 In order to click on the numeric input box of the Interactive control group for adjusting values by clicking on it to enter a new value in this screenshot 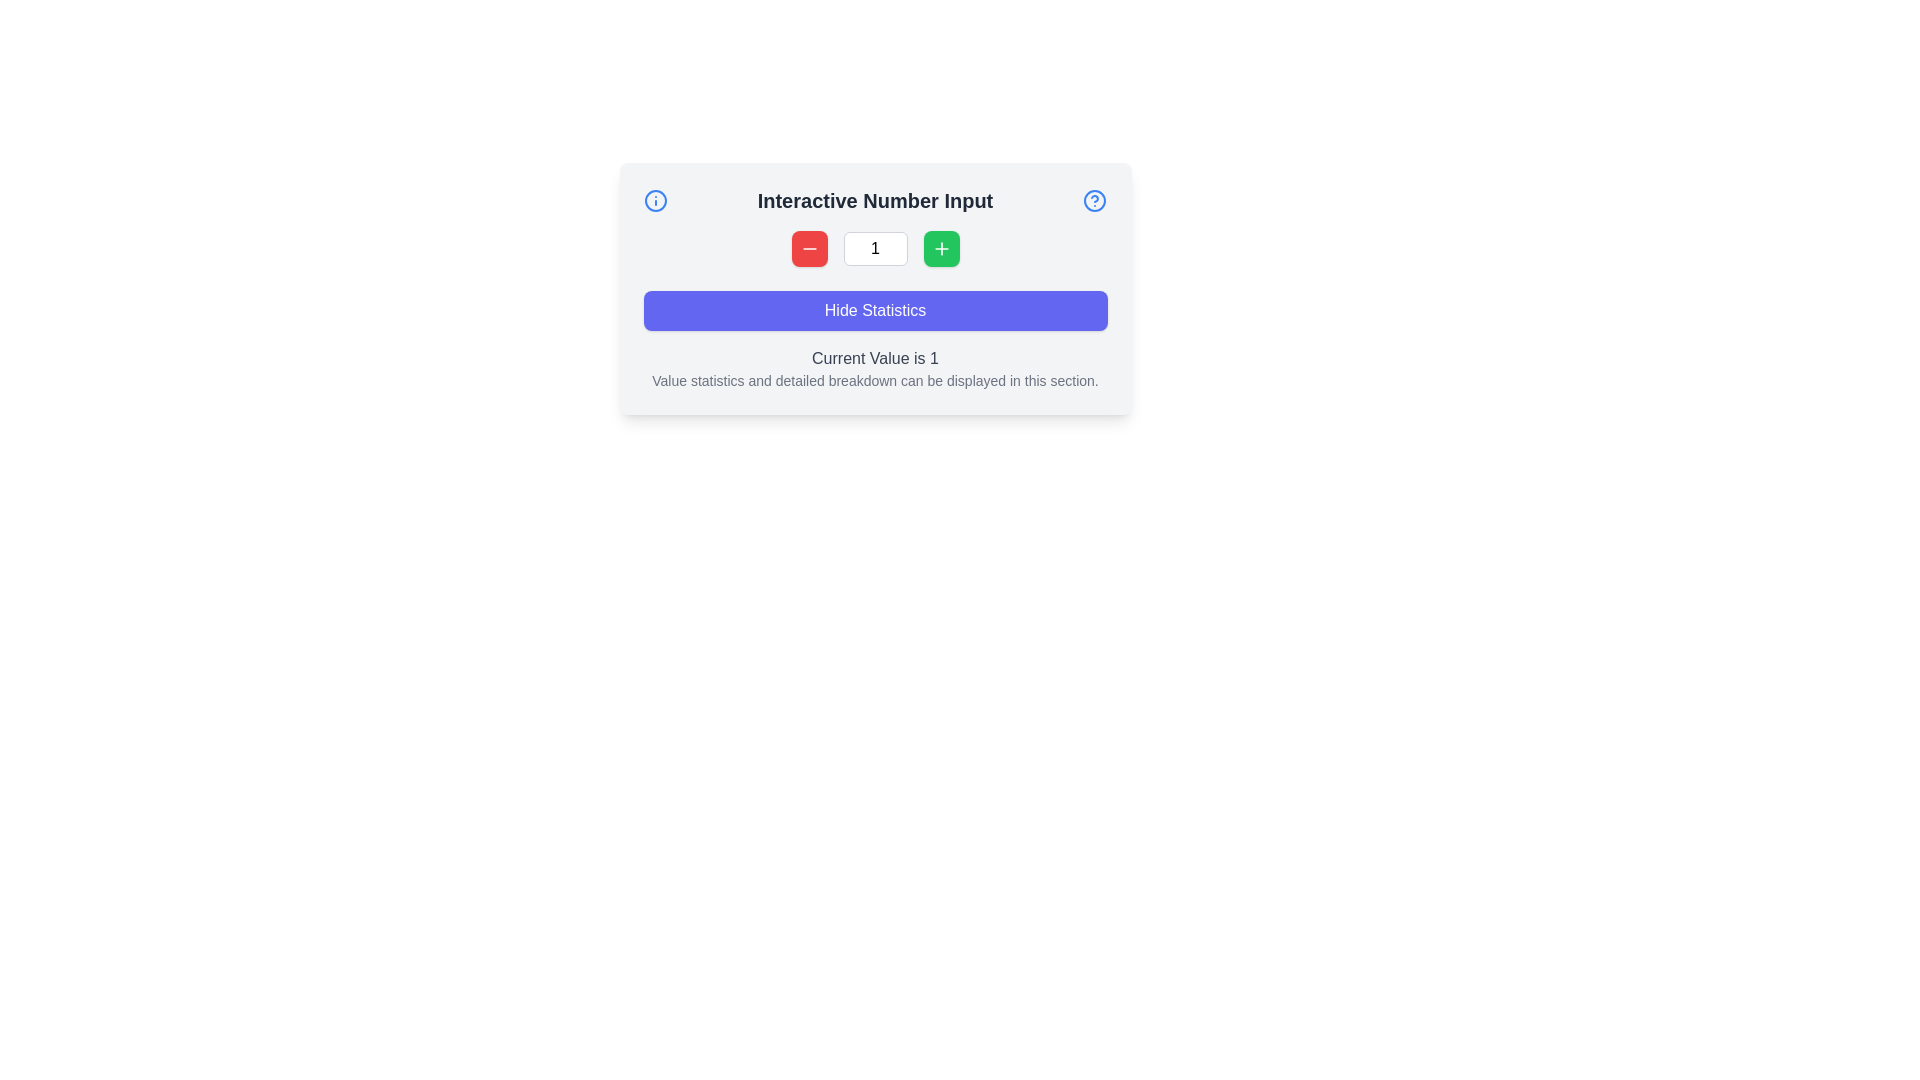, I will do `click(875, 248)`.